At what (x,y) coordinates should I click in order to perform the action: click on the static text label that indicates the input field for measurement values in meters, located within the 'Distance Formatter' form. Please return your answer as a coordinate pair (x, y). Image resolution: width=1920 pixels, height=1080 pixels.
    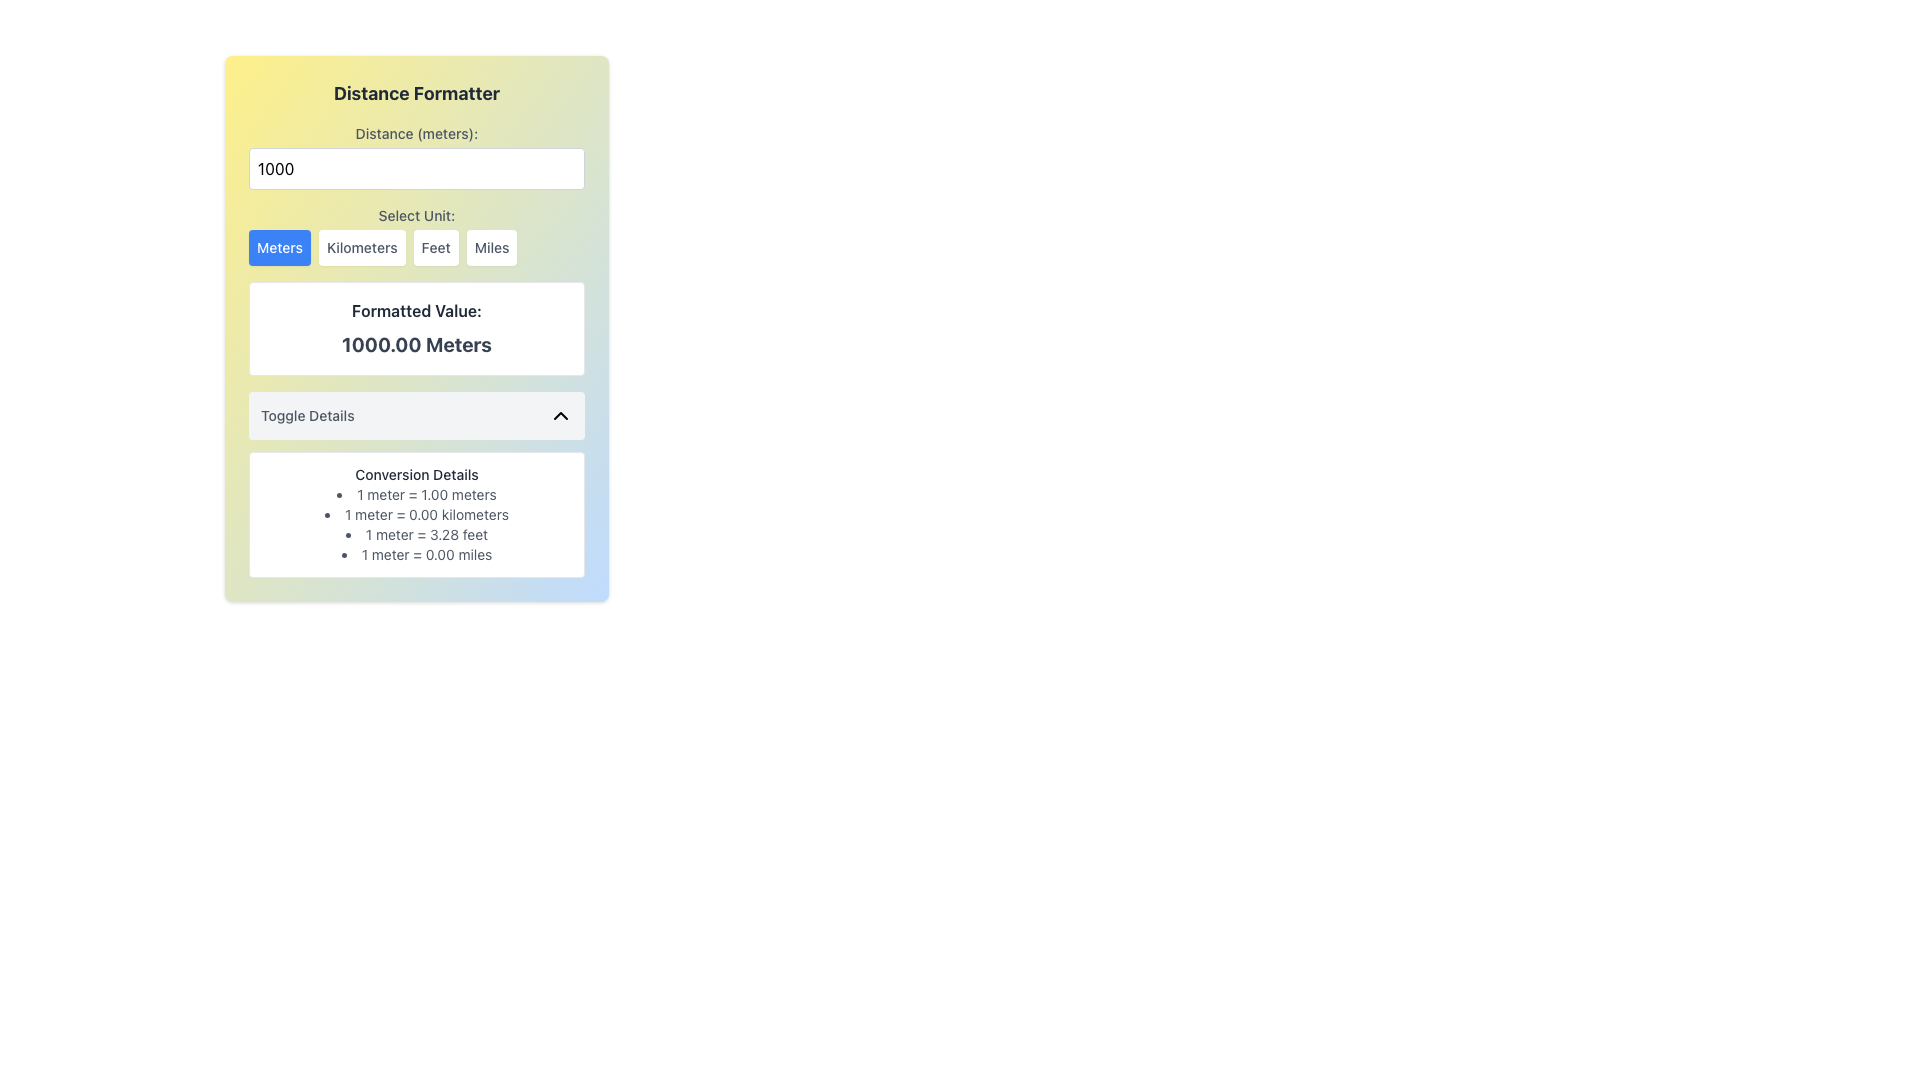
    Looking at the image, I should click on (416, 134).